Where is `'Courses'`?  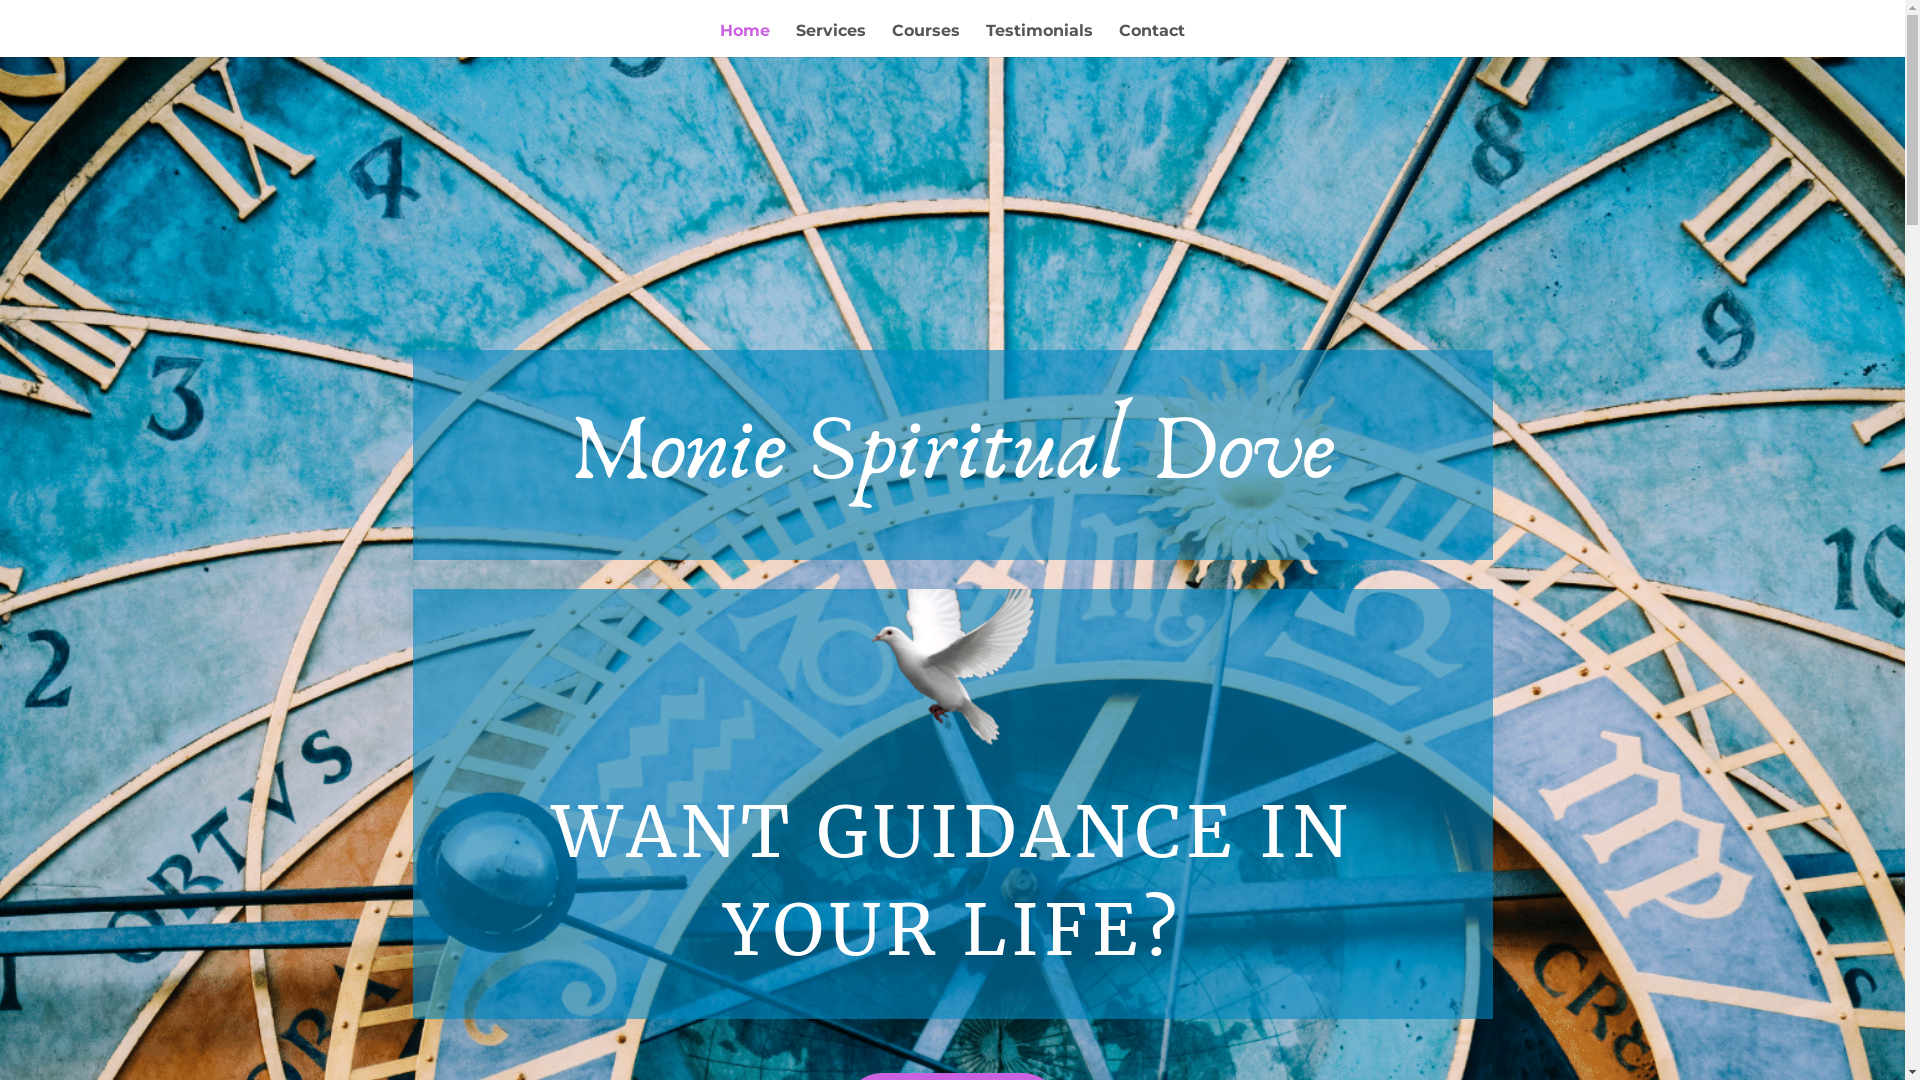 'Courses' is located at coordinates (925, 40).